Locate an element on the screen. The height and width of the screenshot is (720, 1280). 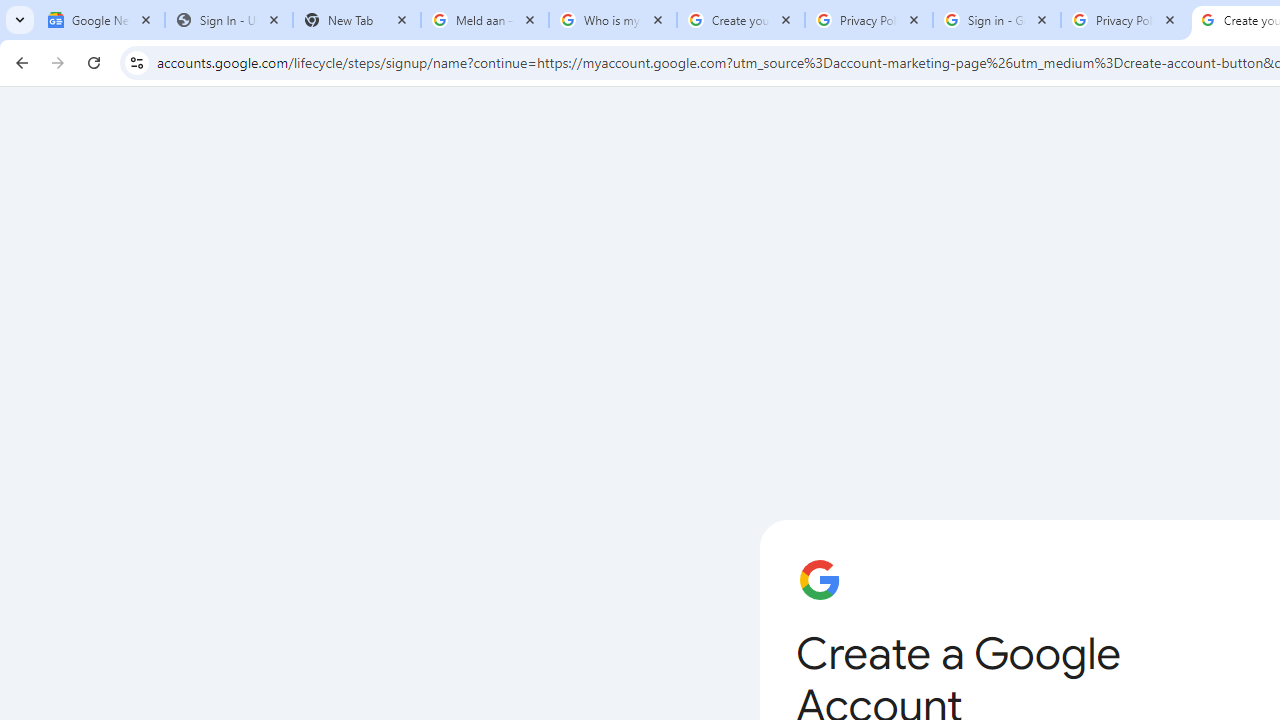
'Who is my administrator? - Google Account Help' is located at coordinates (612, 20).